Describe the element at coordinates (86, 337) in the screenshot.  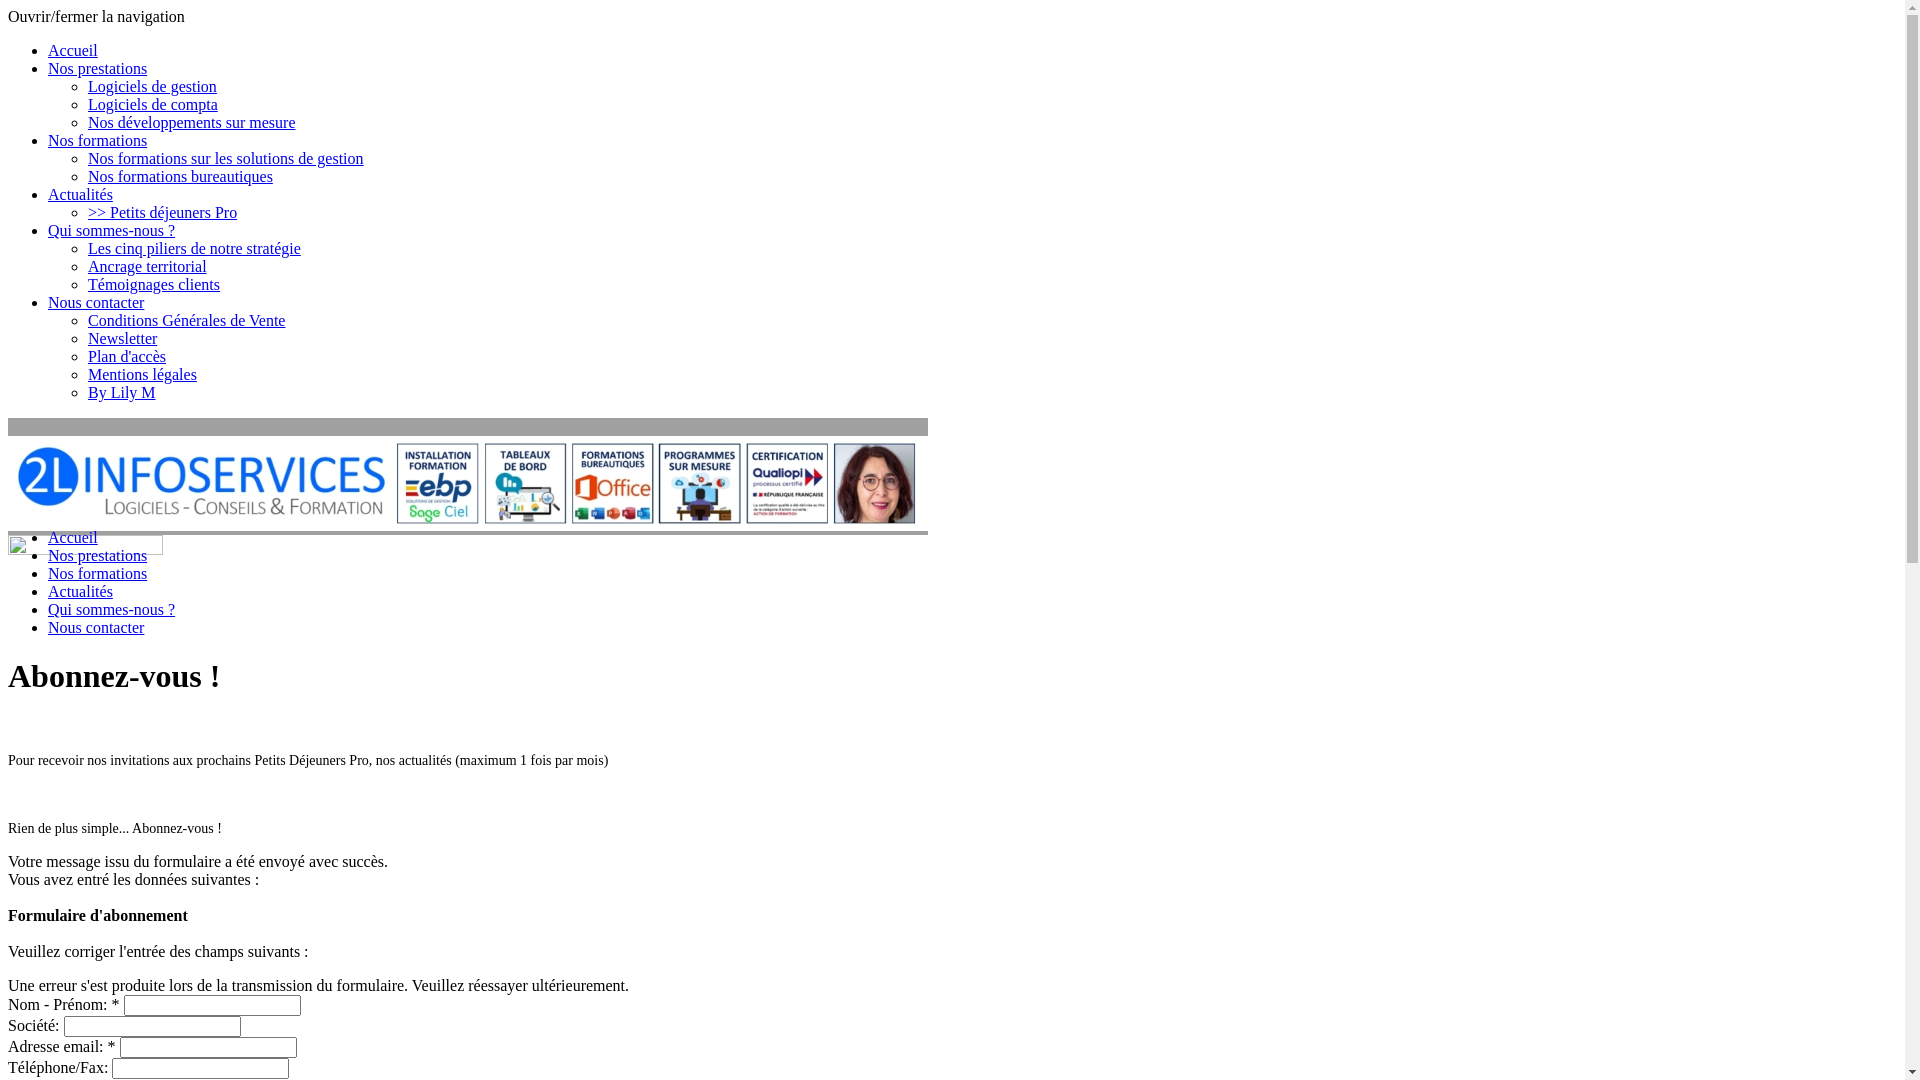
I see `'Newsletter'` at that location.